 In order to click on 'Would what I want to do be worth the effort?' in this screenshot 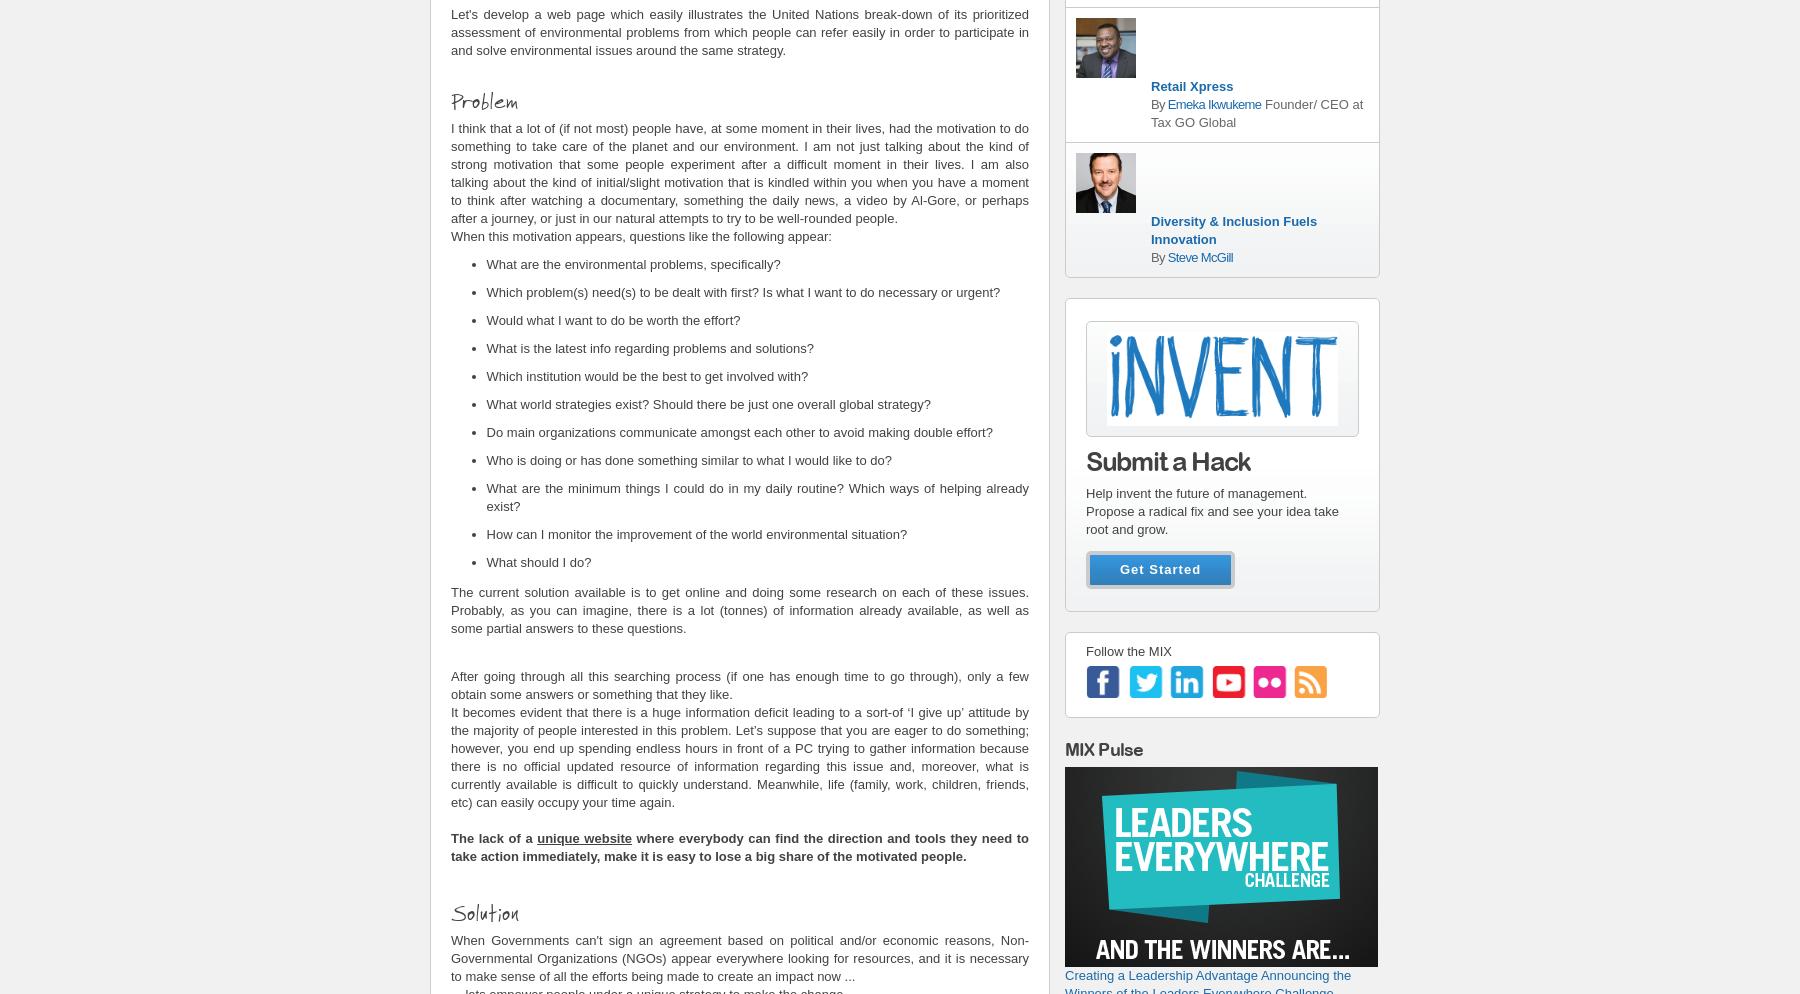, I will do `click(615, 319)`.